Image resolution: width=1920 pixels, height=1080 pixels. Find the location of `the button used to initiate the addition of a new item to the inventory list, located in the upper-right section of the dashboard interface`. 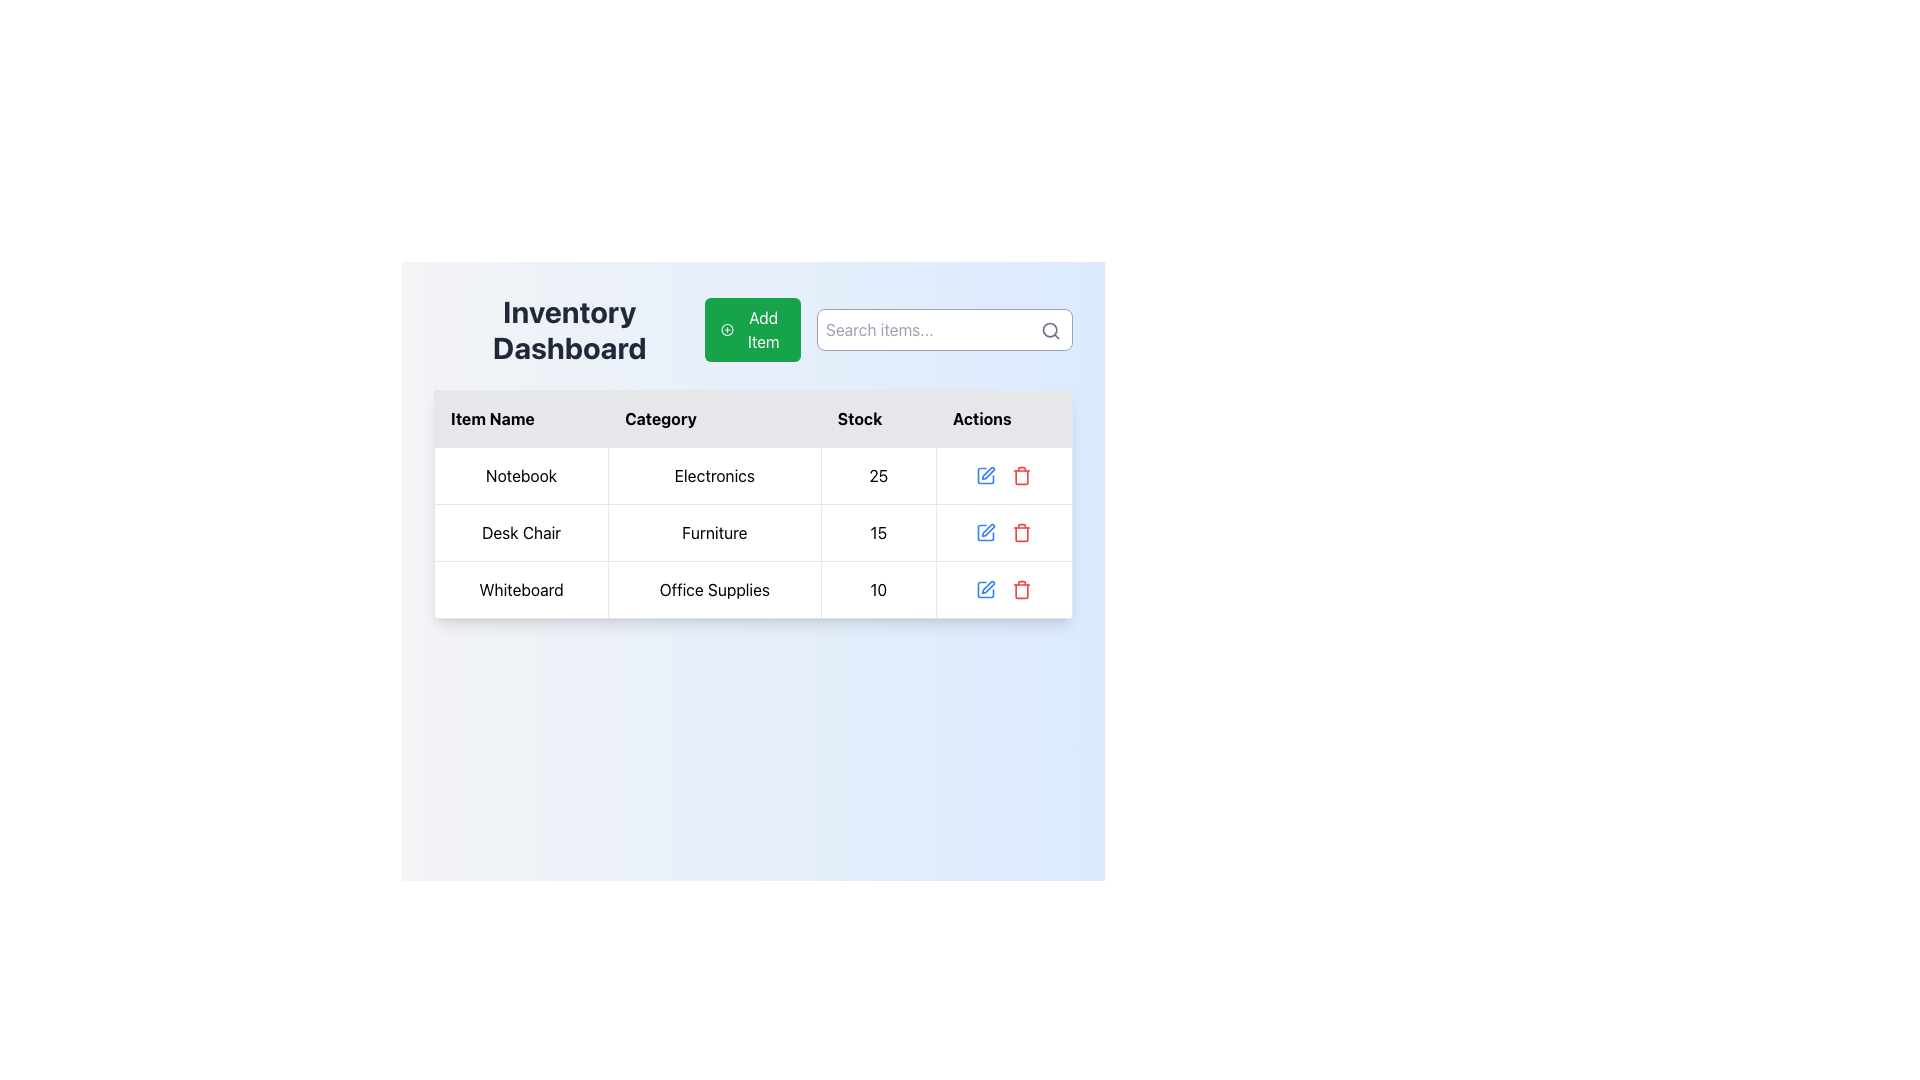

the button used to initiate the addition of a new item to the inventory list, located in the upper-right section of the dashboard interface is located at coordinates (752, 329).